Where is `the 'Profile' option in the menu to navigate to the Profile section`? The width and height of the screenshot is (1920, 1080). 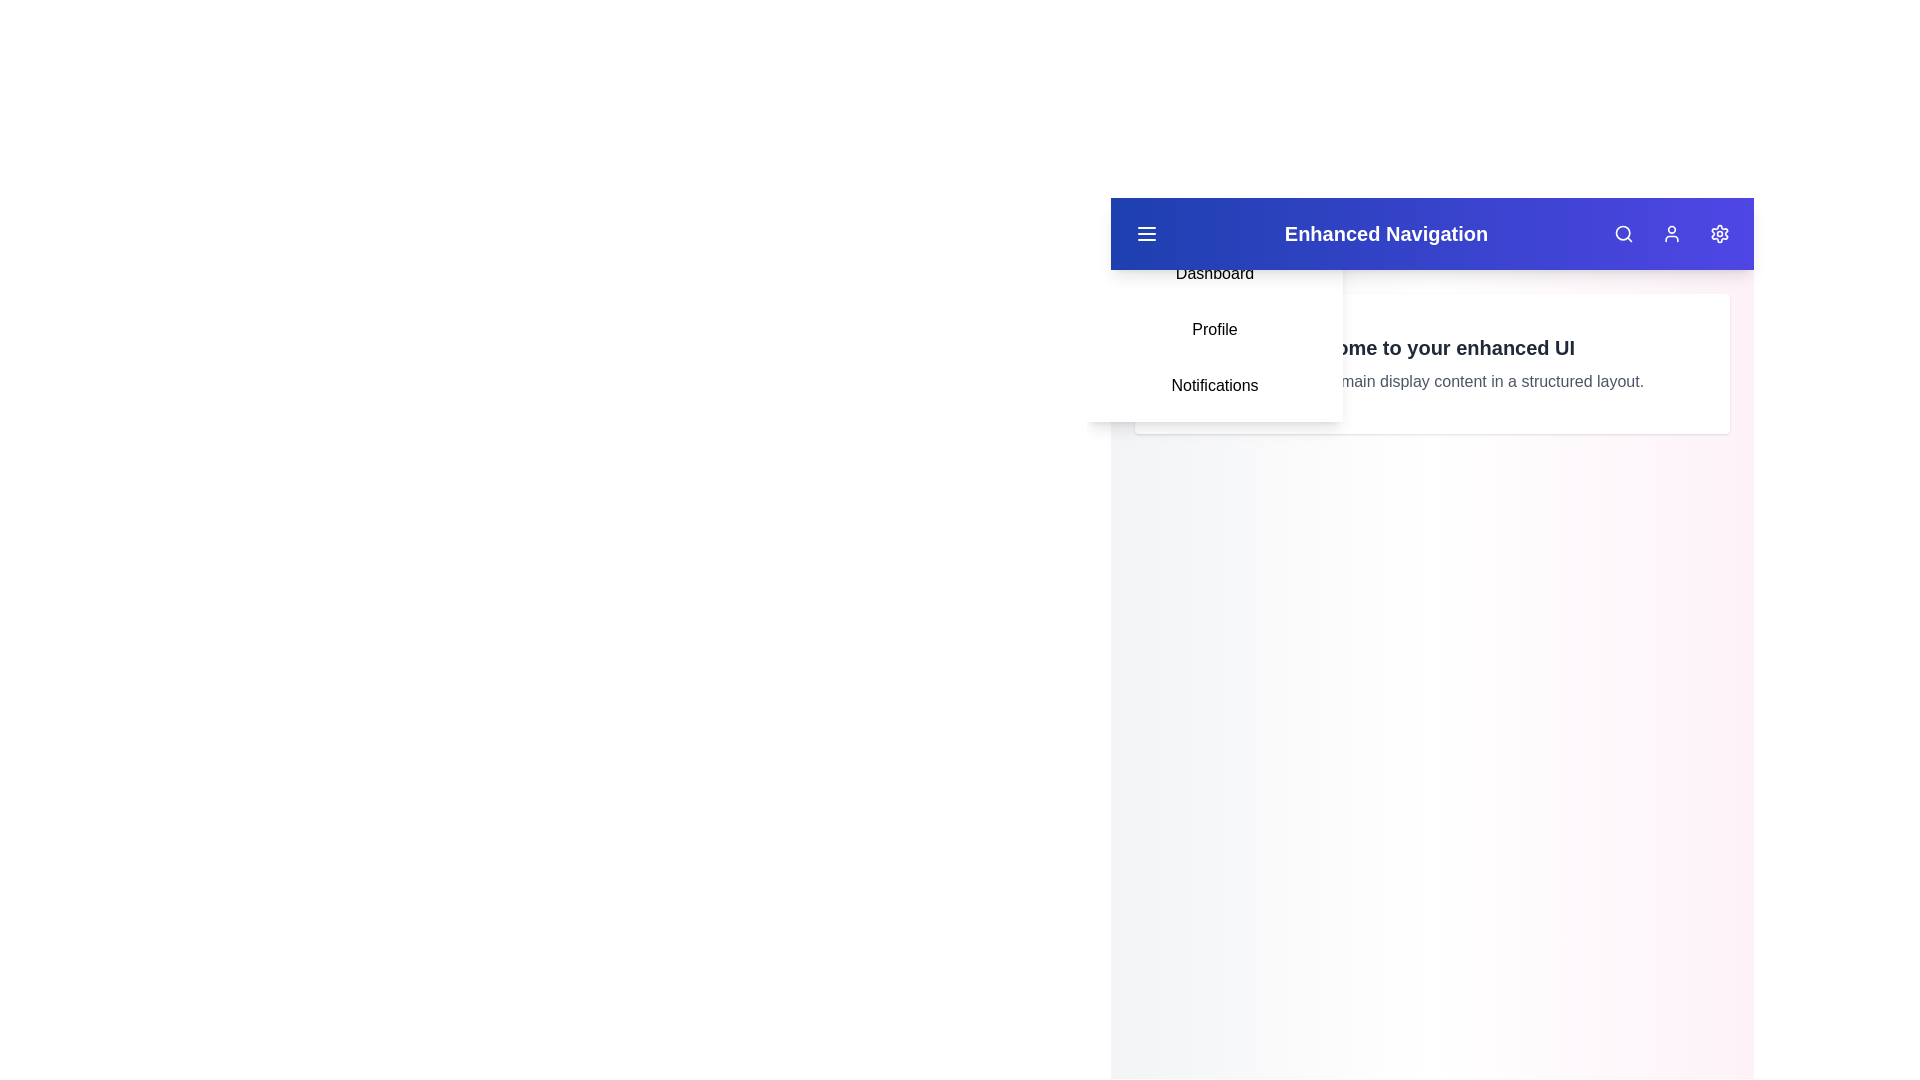
the 'Profile' option in the menu to navigate to the Profile section is located at coordinates (1213, 329).